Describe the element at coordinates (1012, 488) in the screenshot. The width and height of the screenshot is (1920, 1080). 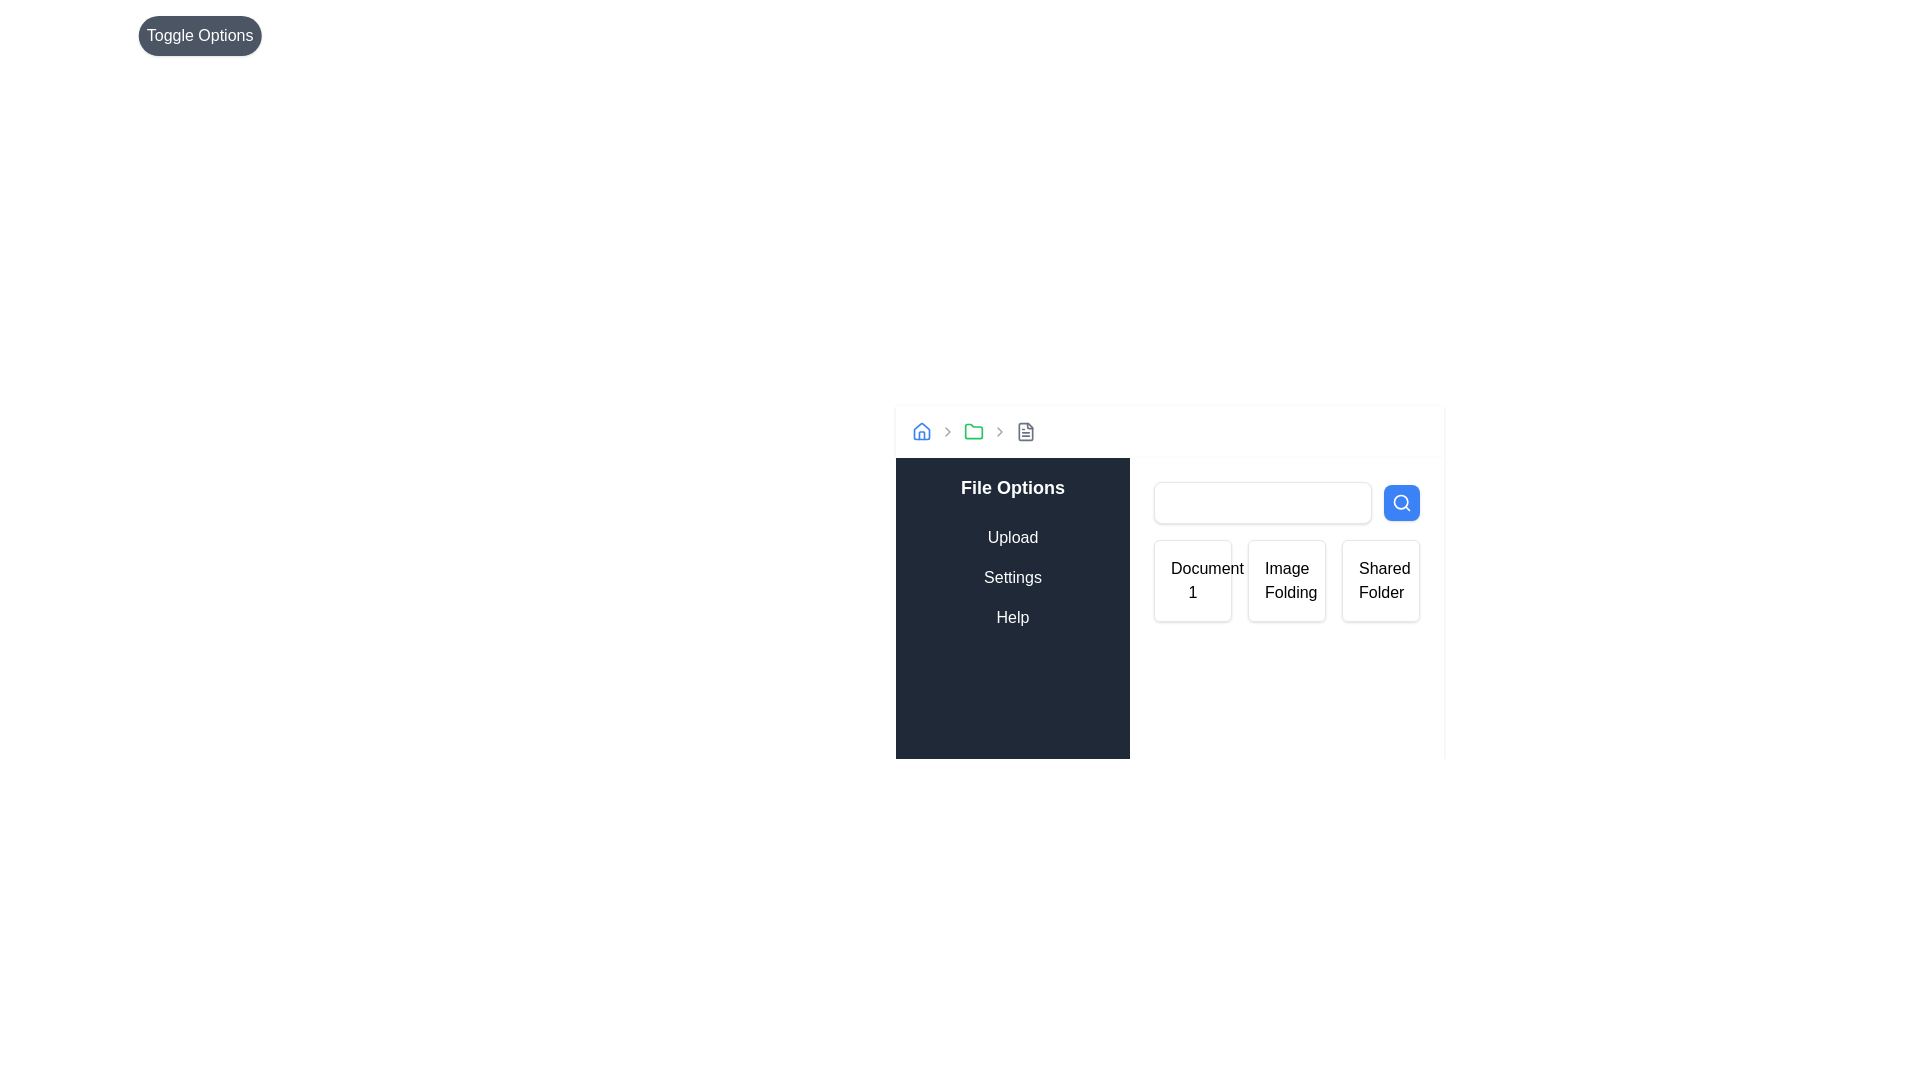
I see `the prominent static text label located at the top-left corner of the dark sidebar, which serves as the header for the menu options below` at that location.